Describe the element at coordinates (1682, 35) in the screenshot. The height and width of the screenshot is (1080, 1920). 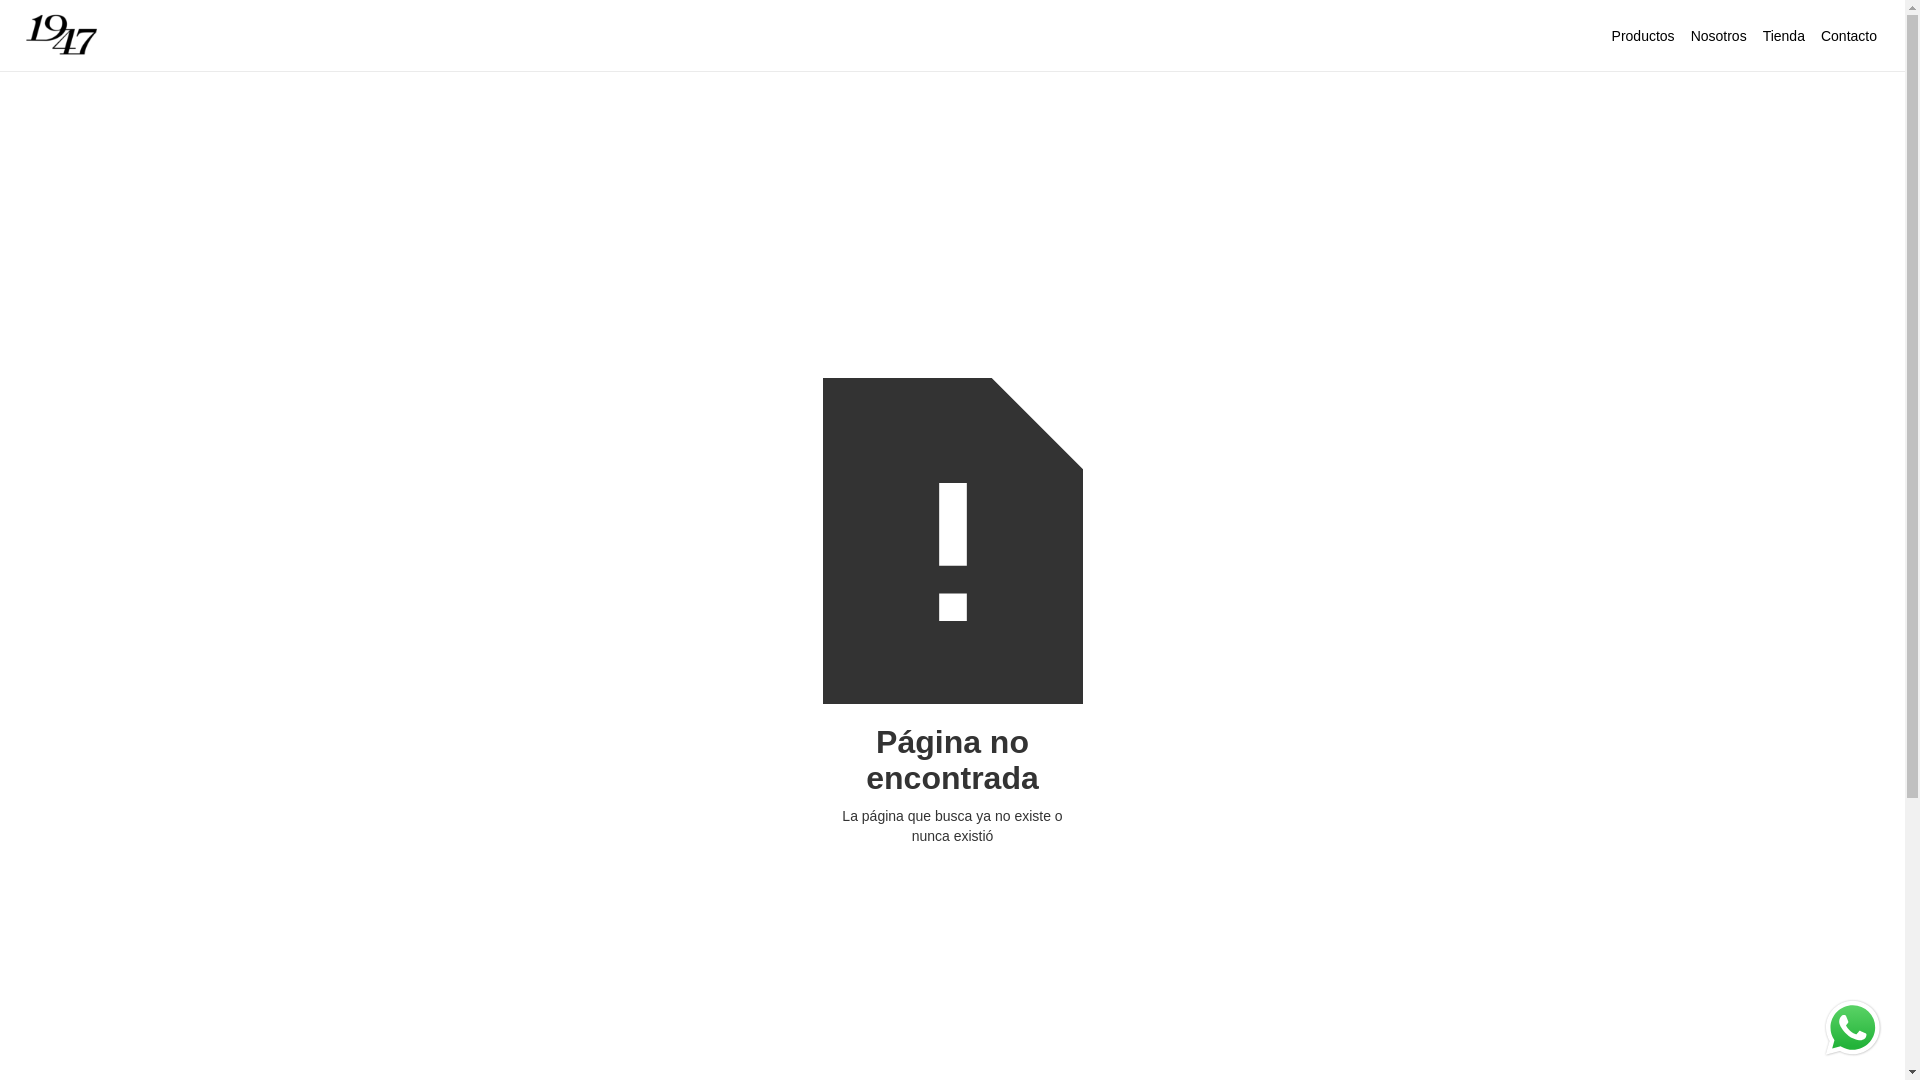
I see `'Nosotros'` at that location.